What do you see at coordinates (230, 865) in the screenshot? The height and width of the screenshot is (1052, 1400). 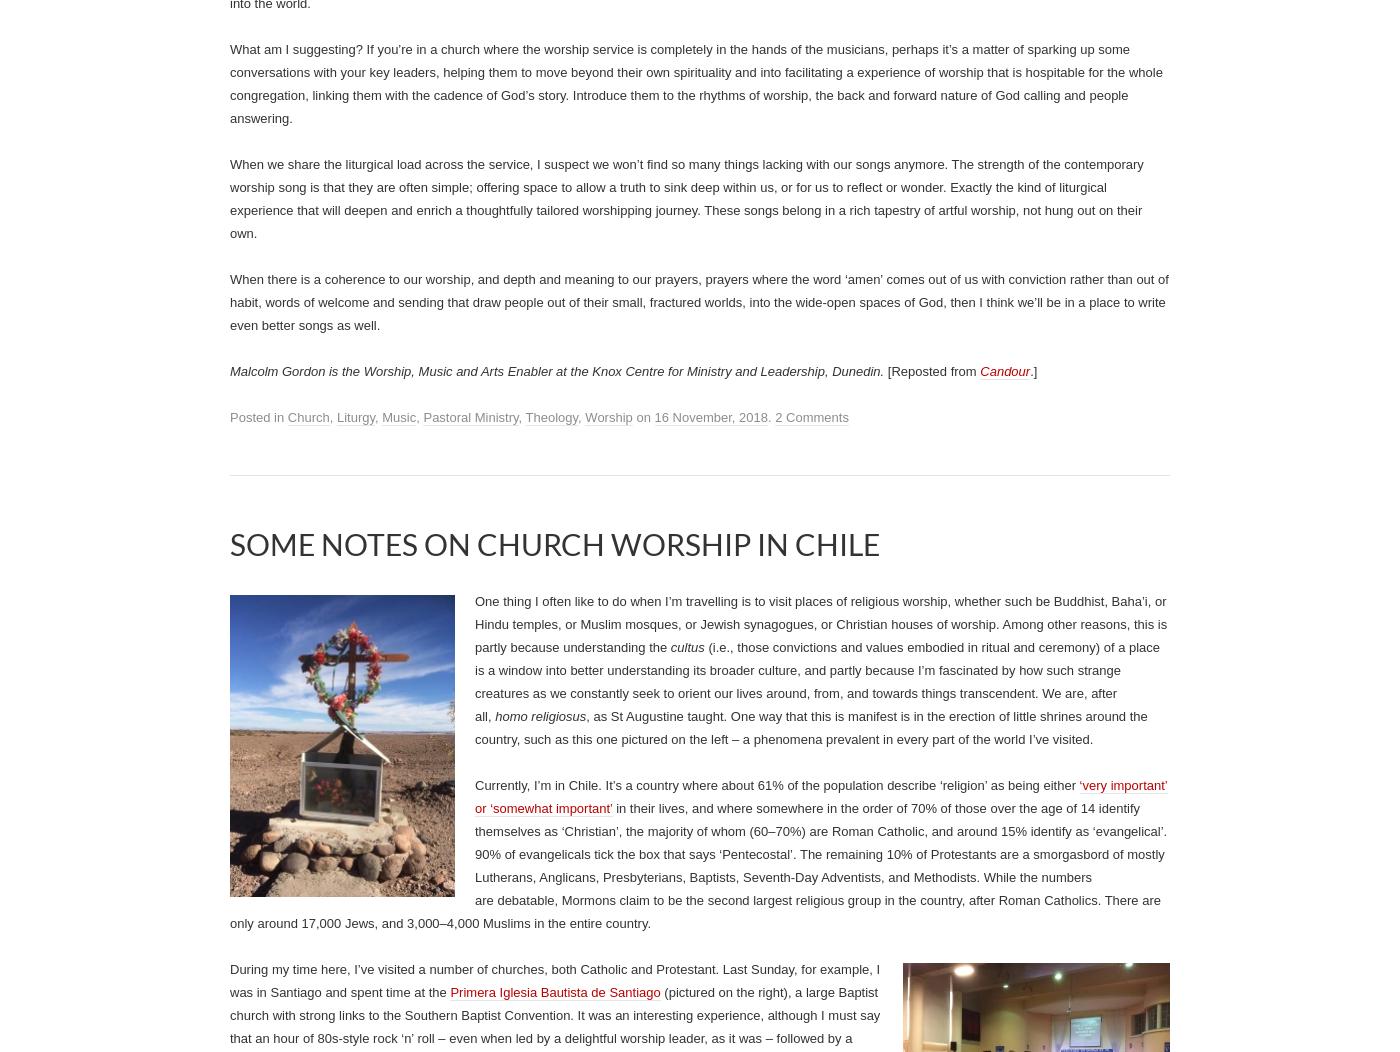 I see `'in their lives, and where somewhere in the order of 70% of those over the age of 14 identify themselves as ‘Christian’, the majority of whom (60–70%) are Roman Catholic, and around 15% identify as ‘evangelical’. 90% of evangelicals tick the box that says ‘Pentecostal’. The remaining 10% of Protestants are a smorgasbord of mostly Lutherans, Anglicans, Presbyterians, Baptists, Seventh-Day Adventists, and Methodists. While the numbers are debatable, Mormons claim to be the second largest religious group in the country, after Roman Catholics. There are only around 17,000 Jews, and 3,000–4,000 Muslims in the entire country.'` at bounding box center [230, 865].